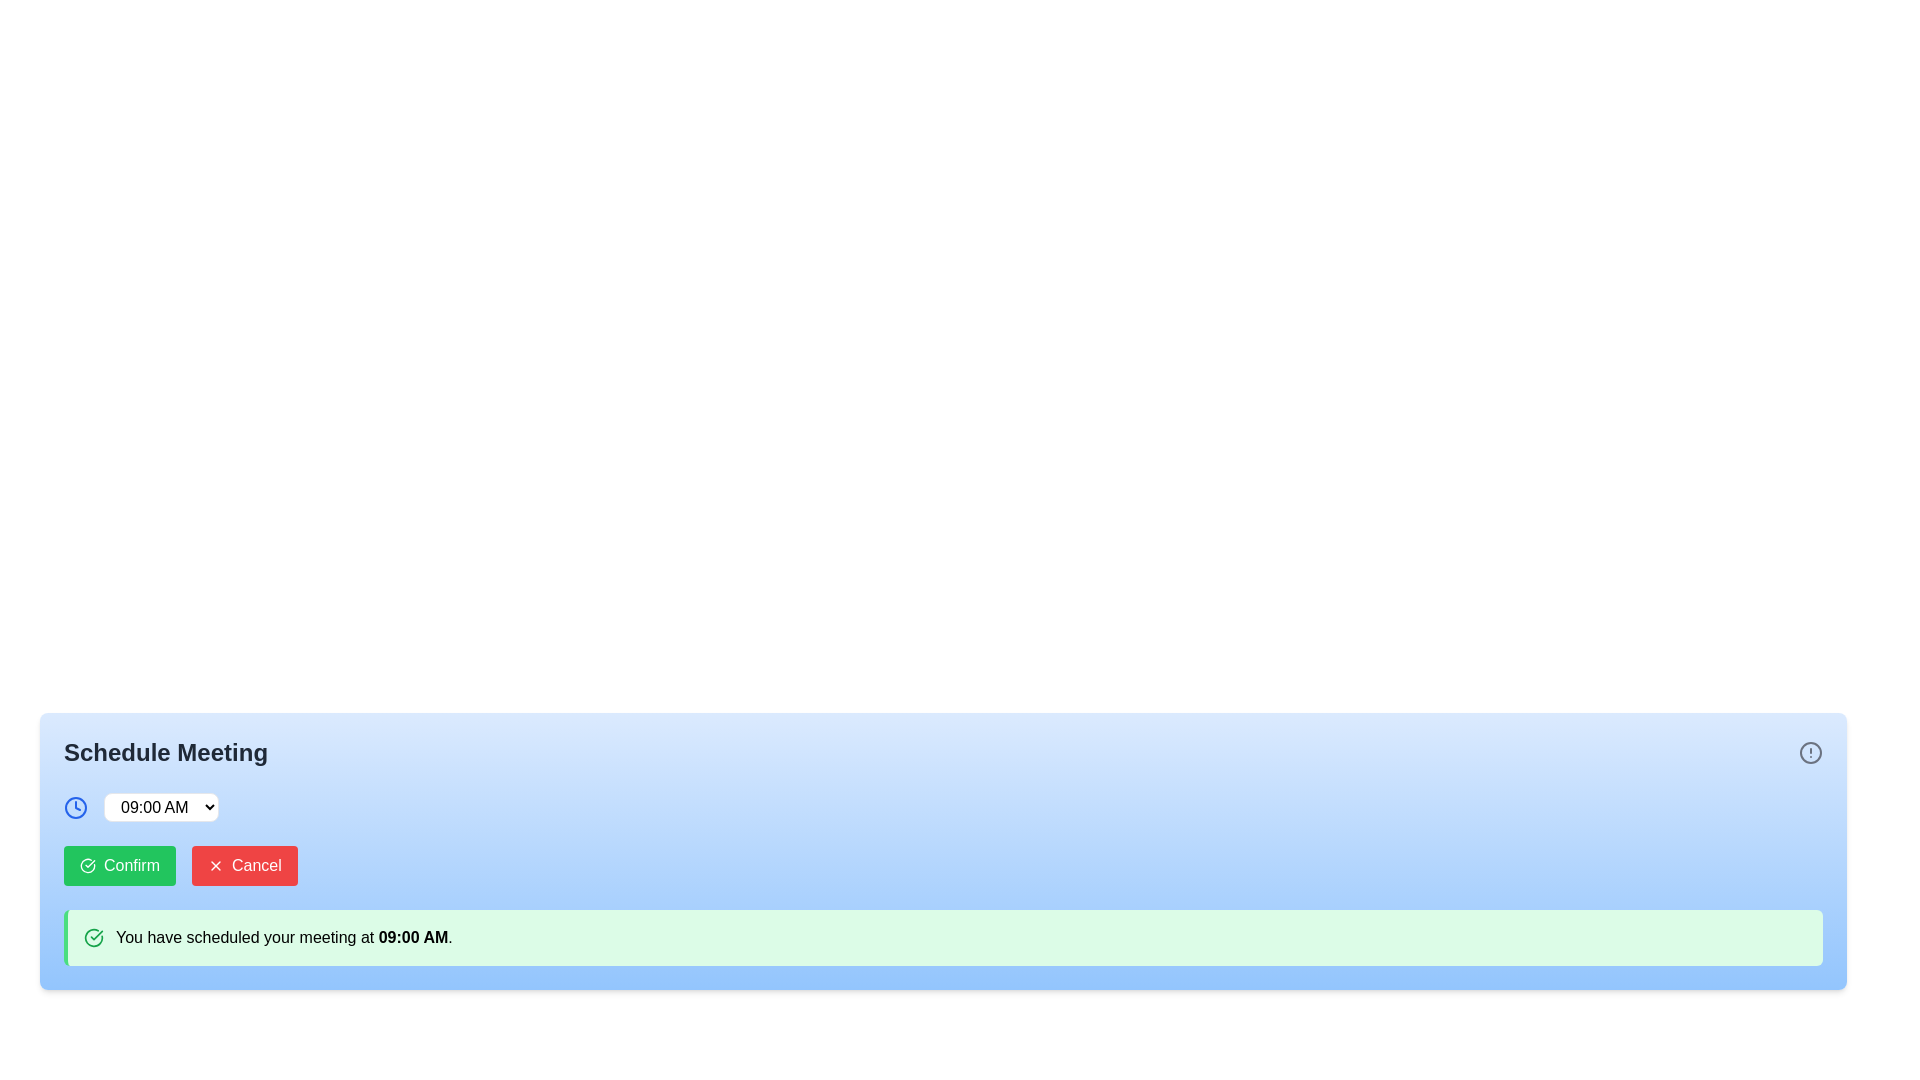 This screenshot has height=1080, width=1920. I want to click on the clock icon, which is located at the leftmost position of a horizontal group, indicating time selection or scheduling functionality, so click(76, 806).